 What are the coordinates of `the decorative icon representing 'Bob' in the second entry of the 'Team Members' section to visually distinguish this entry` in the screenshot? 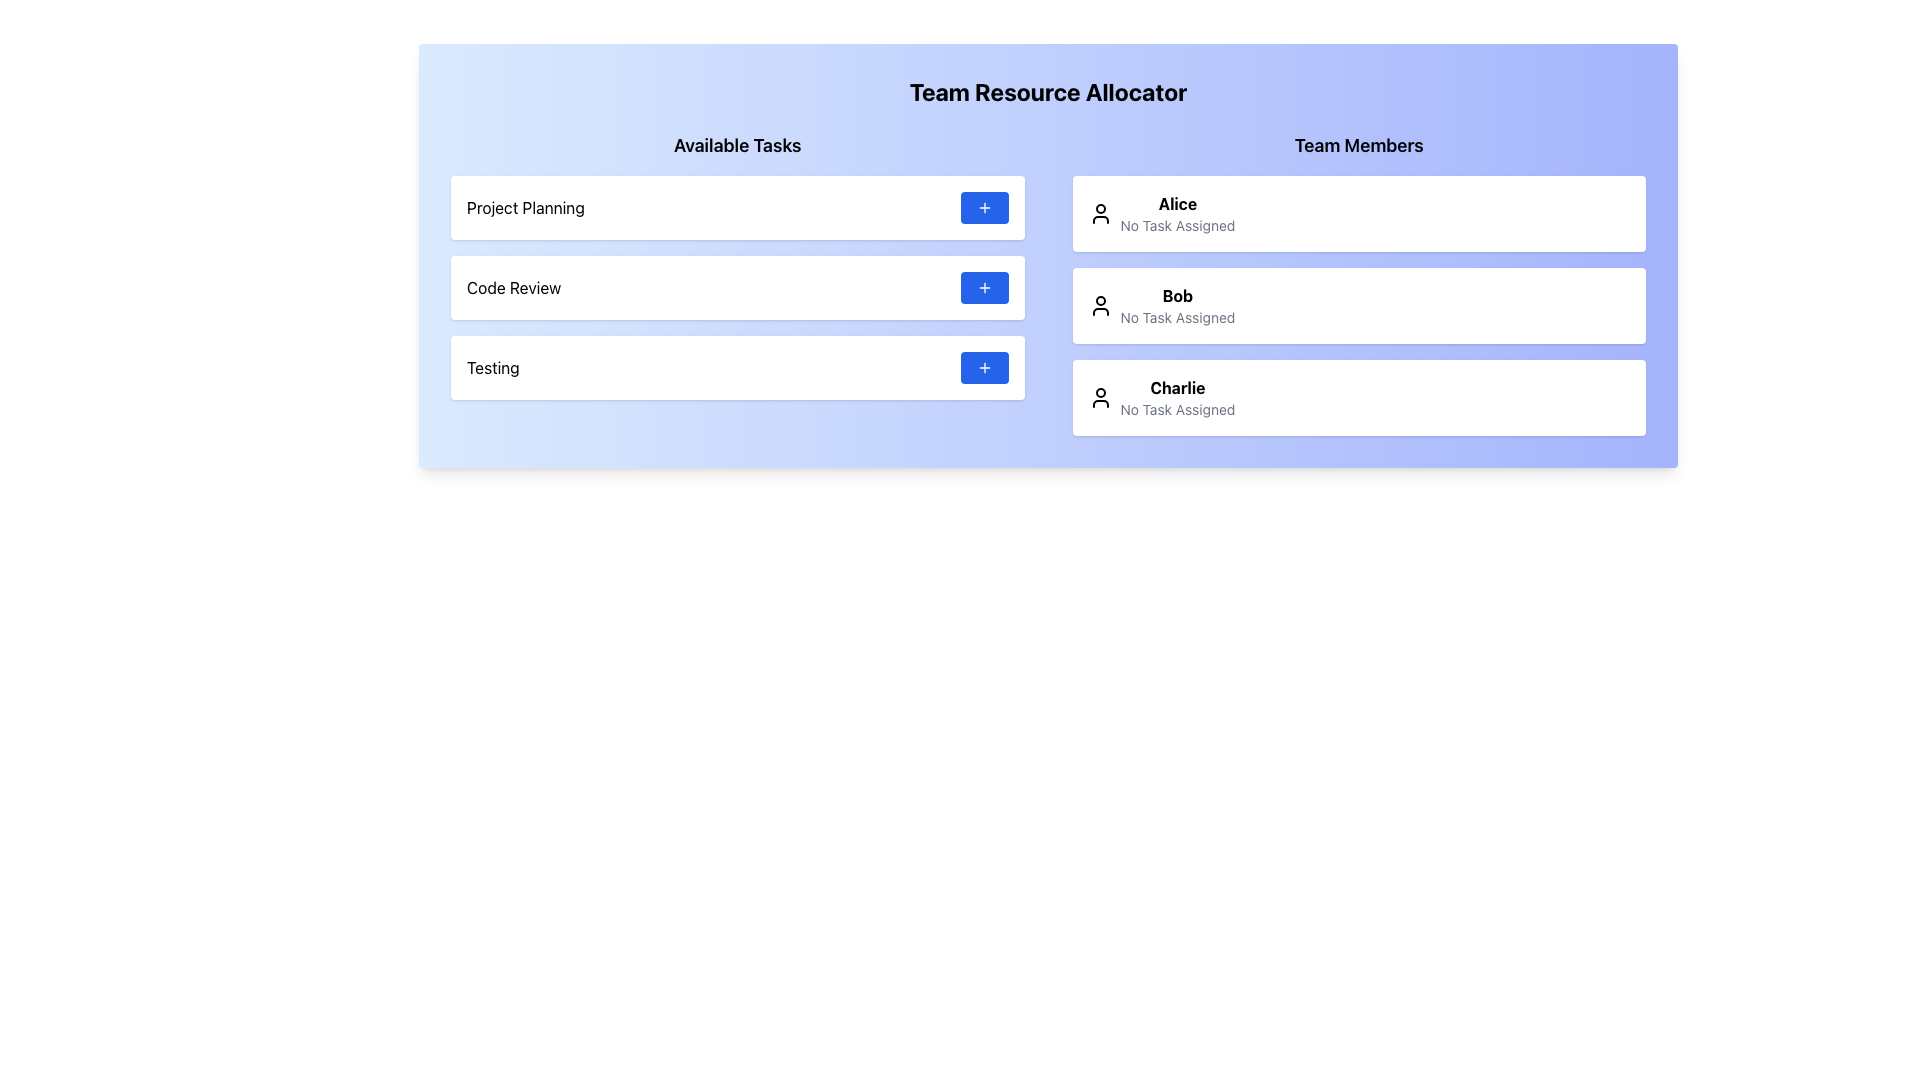 It's located at (1099, 305).